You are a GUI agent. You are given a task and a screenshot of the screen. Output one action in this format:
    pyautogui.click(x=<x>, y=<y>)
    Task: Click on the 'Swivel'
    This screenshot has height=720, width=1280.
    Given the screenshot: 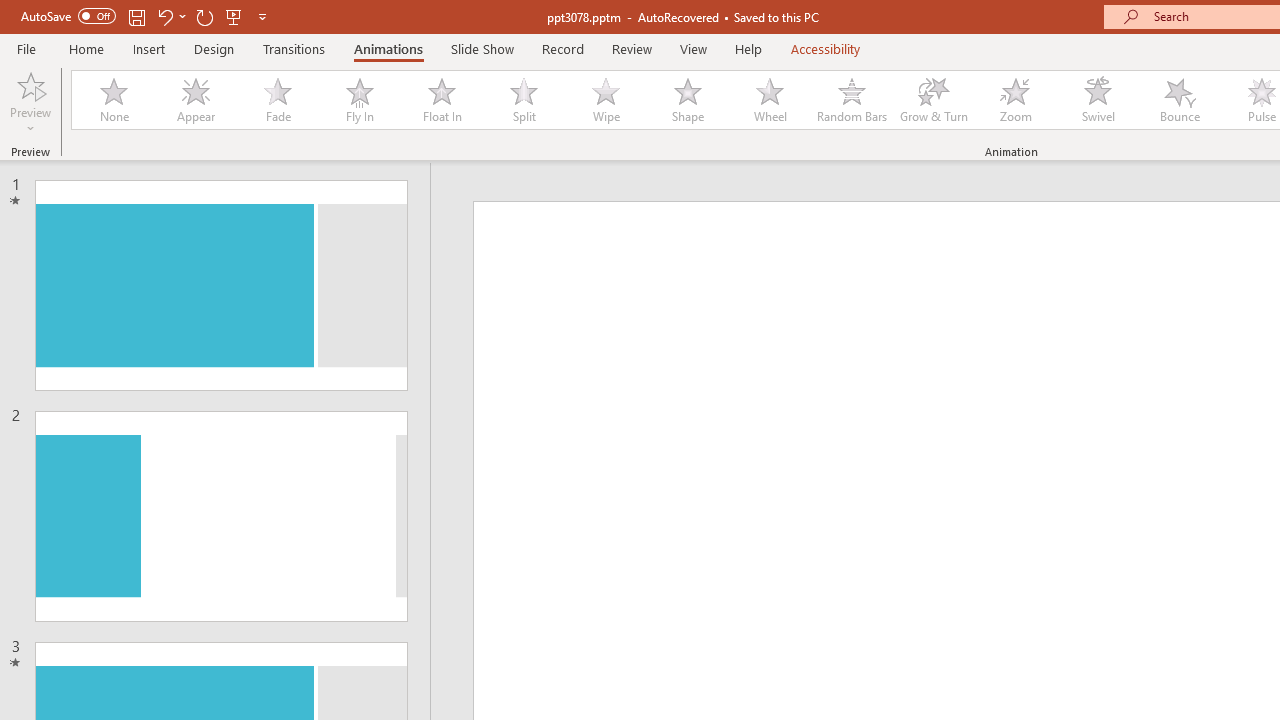 What is the action you would take?
    pyautogui.click(x=1097, y=100)
    